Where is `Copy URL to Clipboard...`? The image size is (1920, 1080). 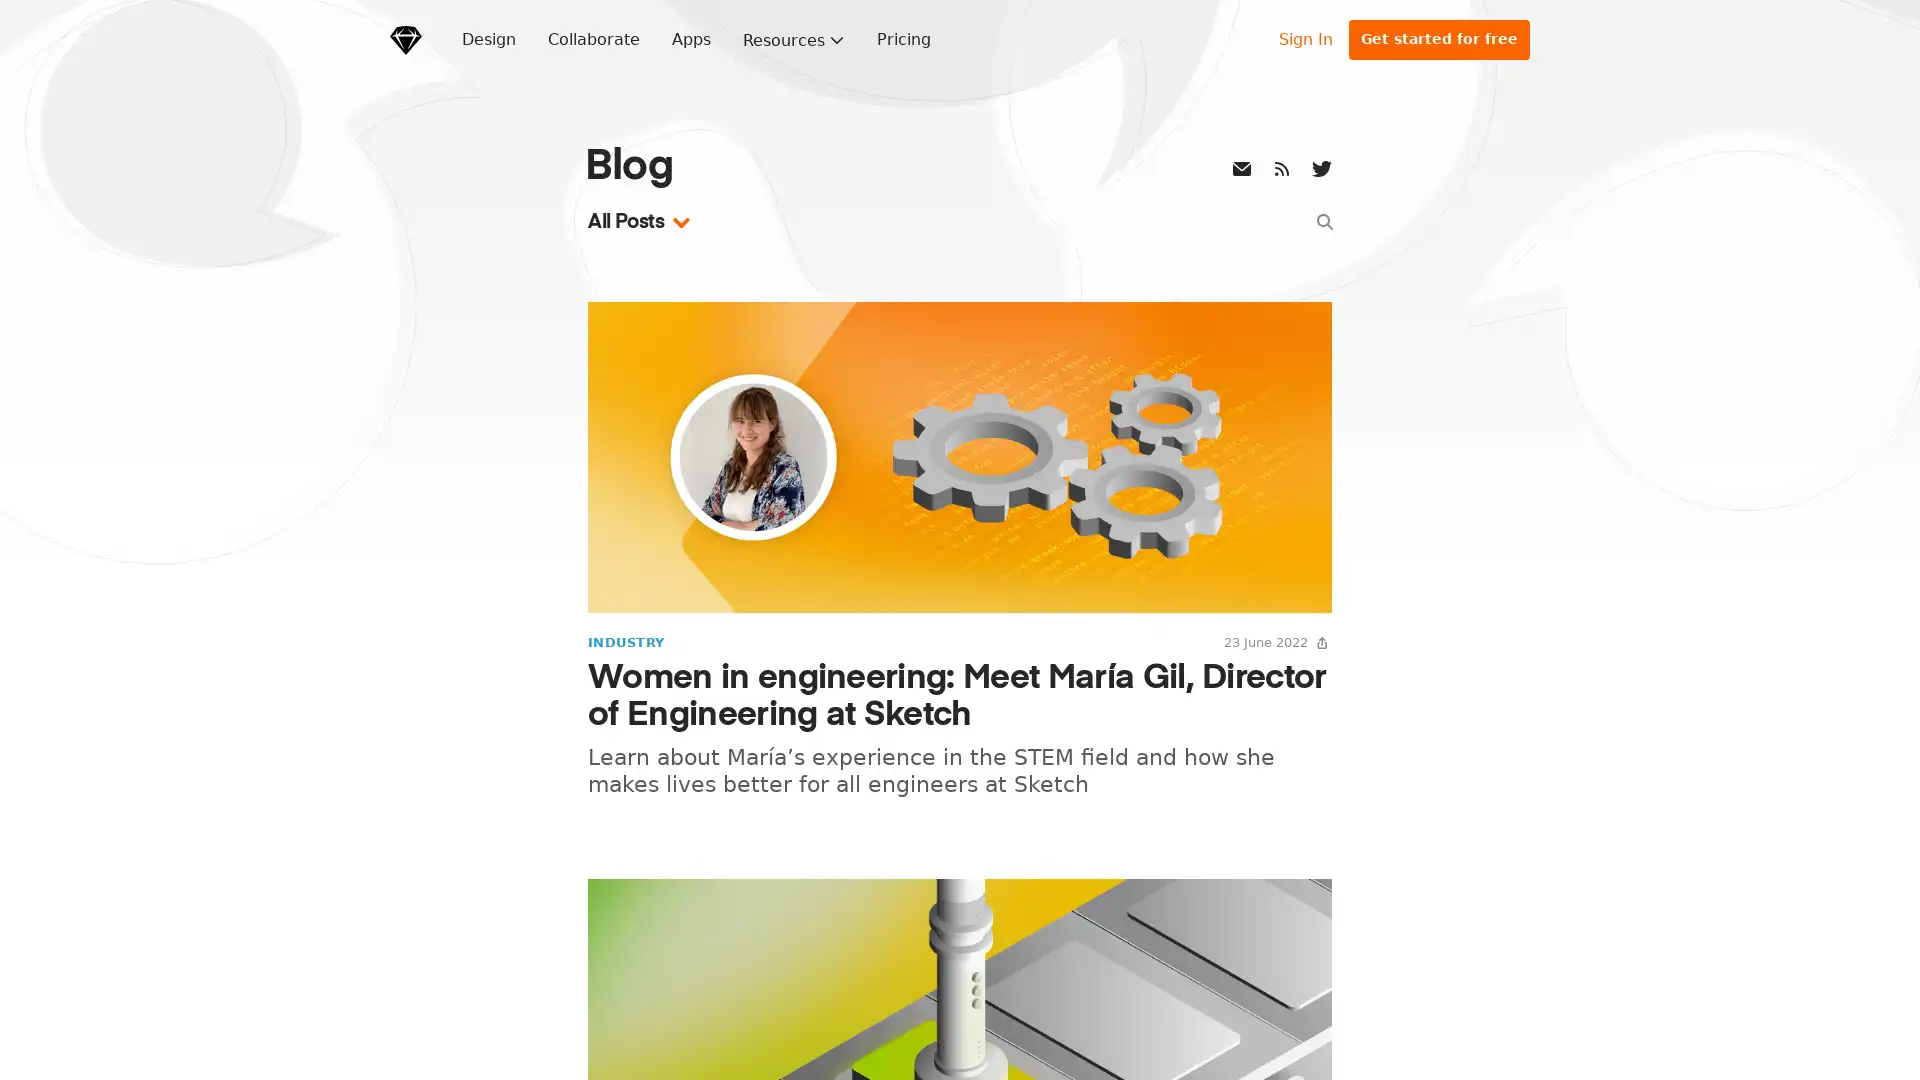 Copy URL to Clipboard... is located at coordinates (1321, 641).